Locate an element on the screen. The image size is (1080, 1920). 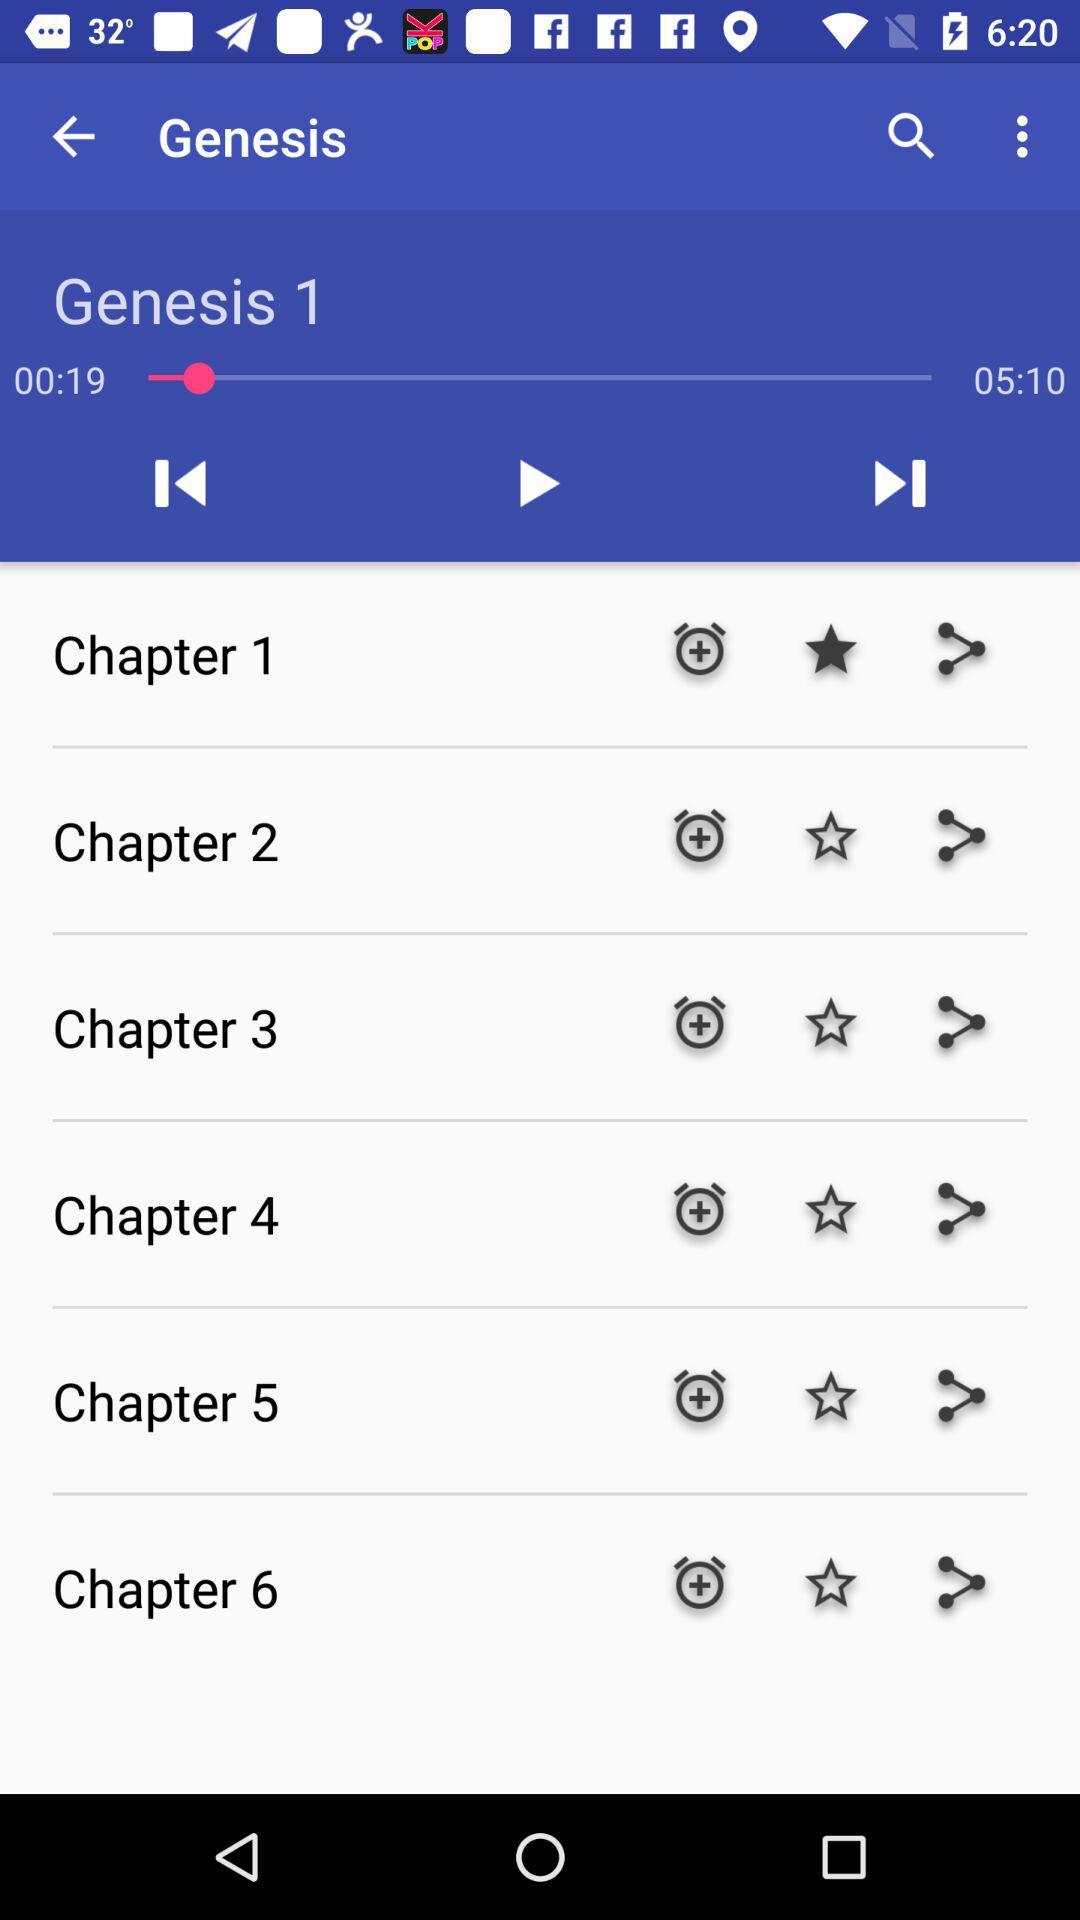
the item next to the genesis is located at coordinates (911, 135).